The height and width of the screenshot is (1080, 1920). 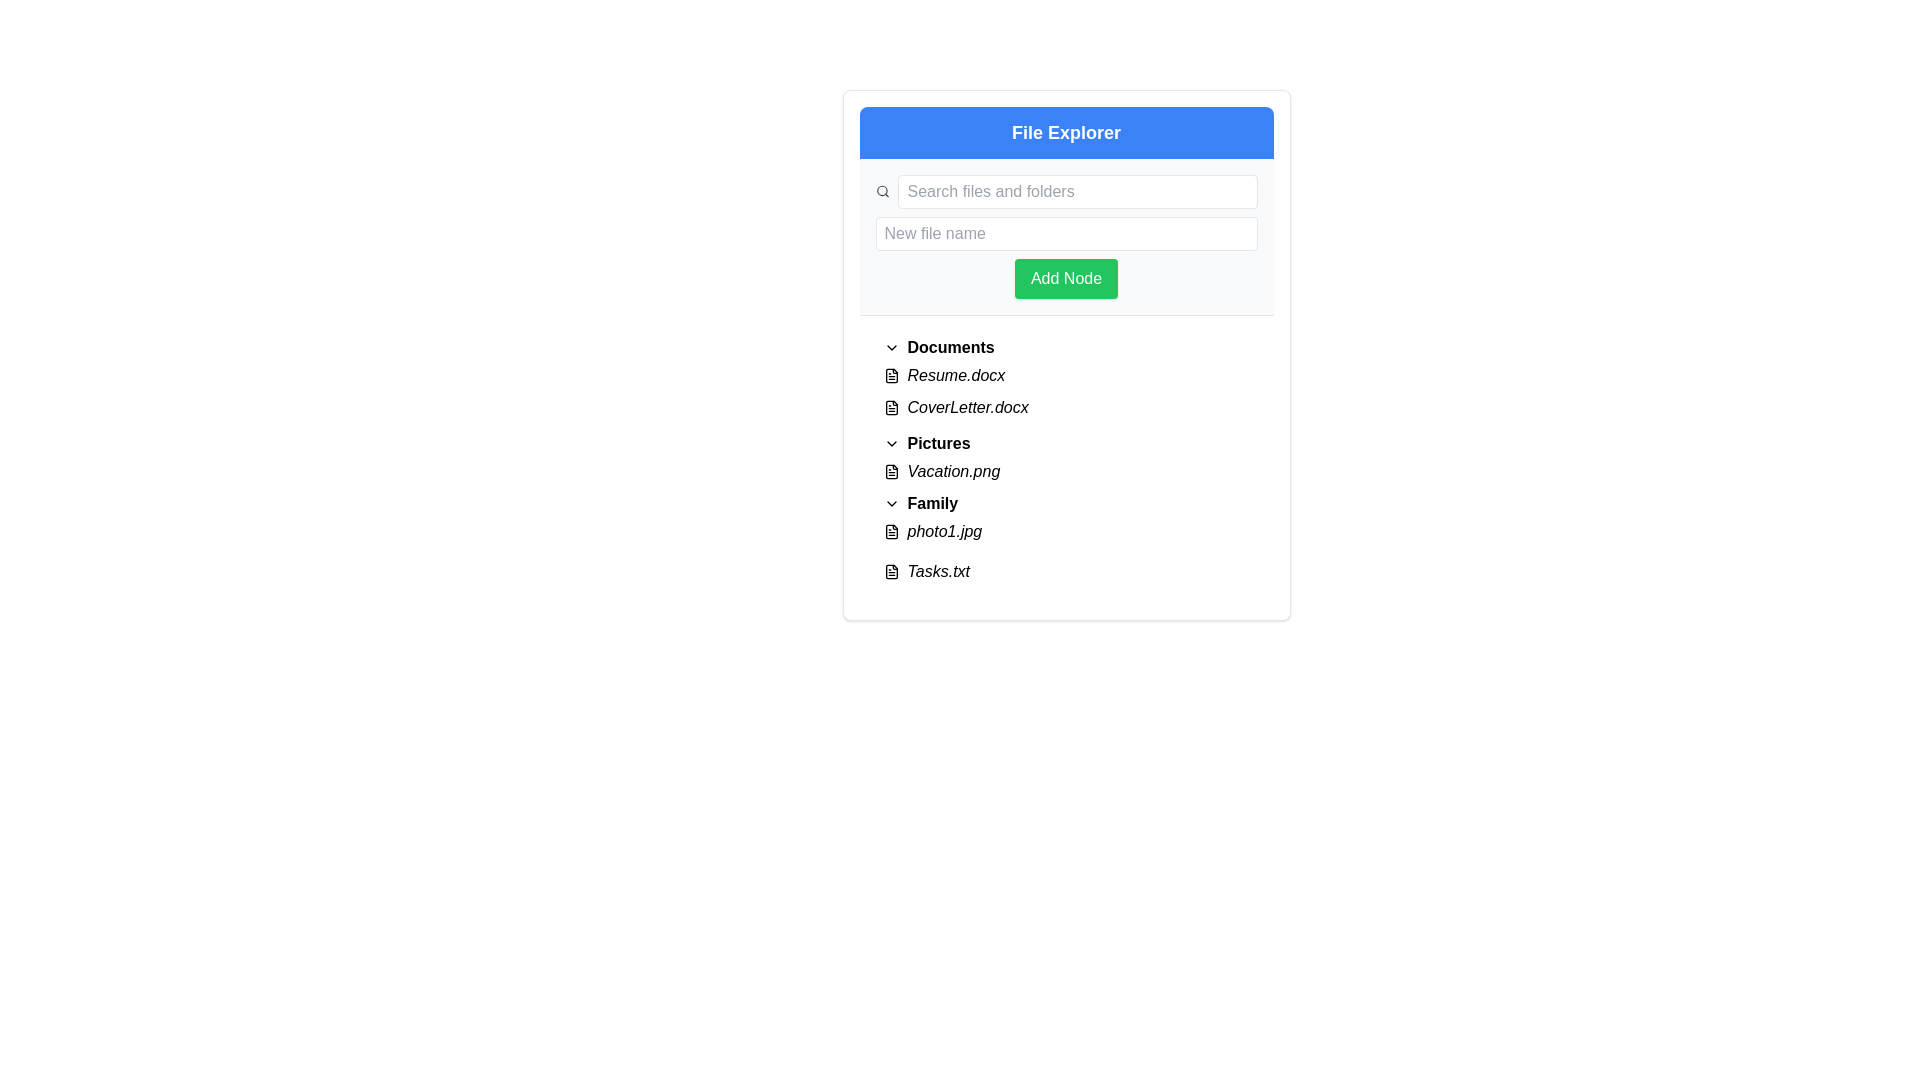 What do you see at coordinates (1064, 278) in the screenshot?
I see `the 'Add Node' button located in the 'File Explorer' interface, directly below the 'New file name' input box` at bounding box center [1064, 278].